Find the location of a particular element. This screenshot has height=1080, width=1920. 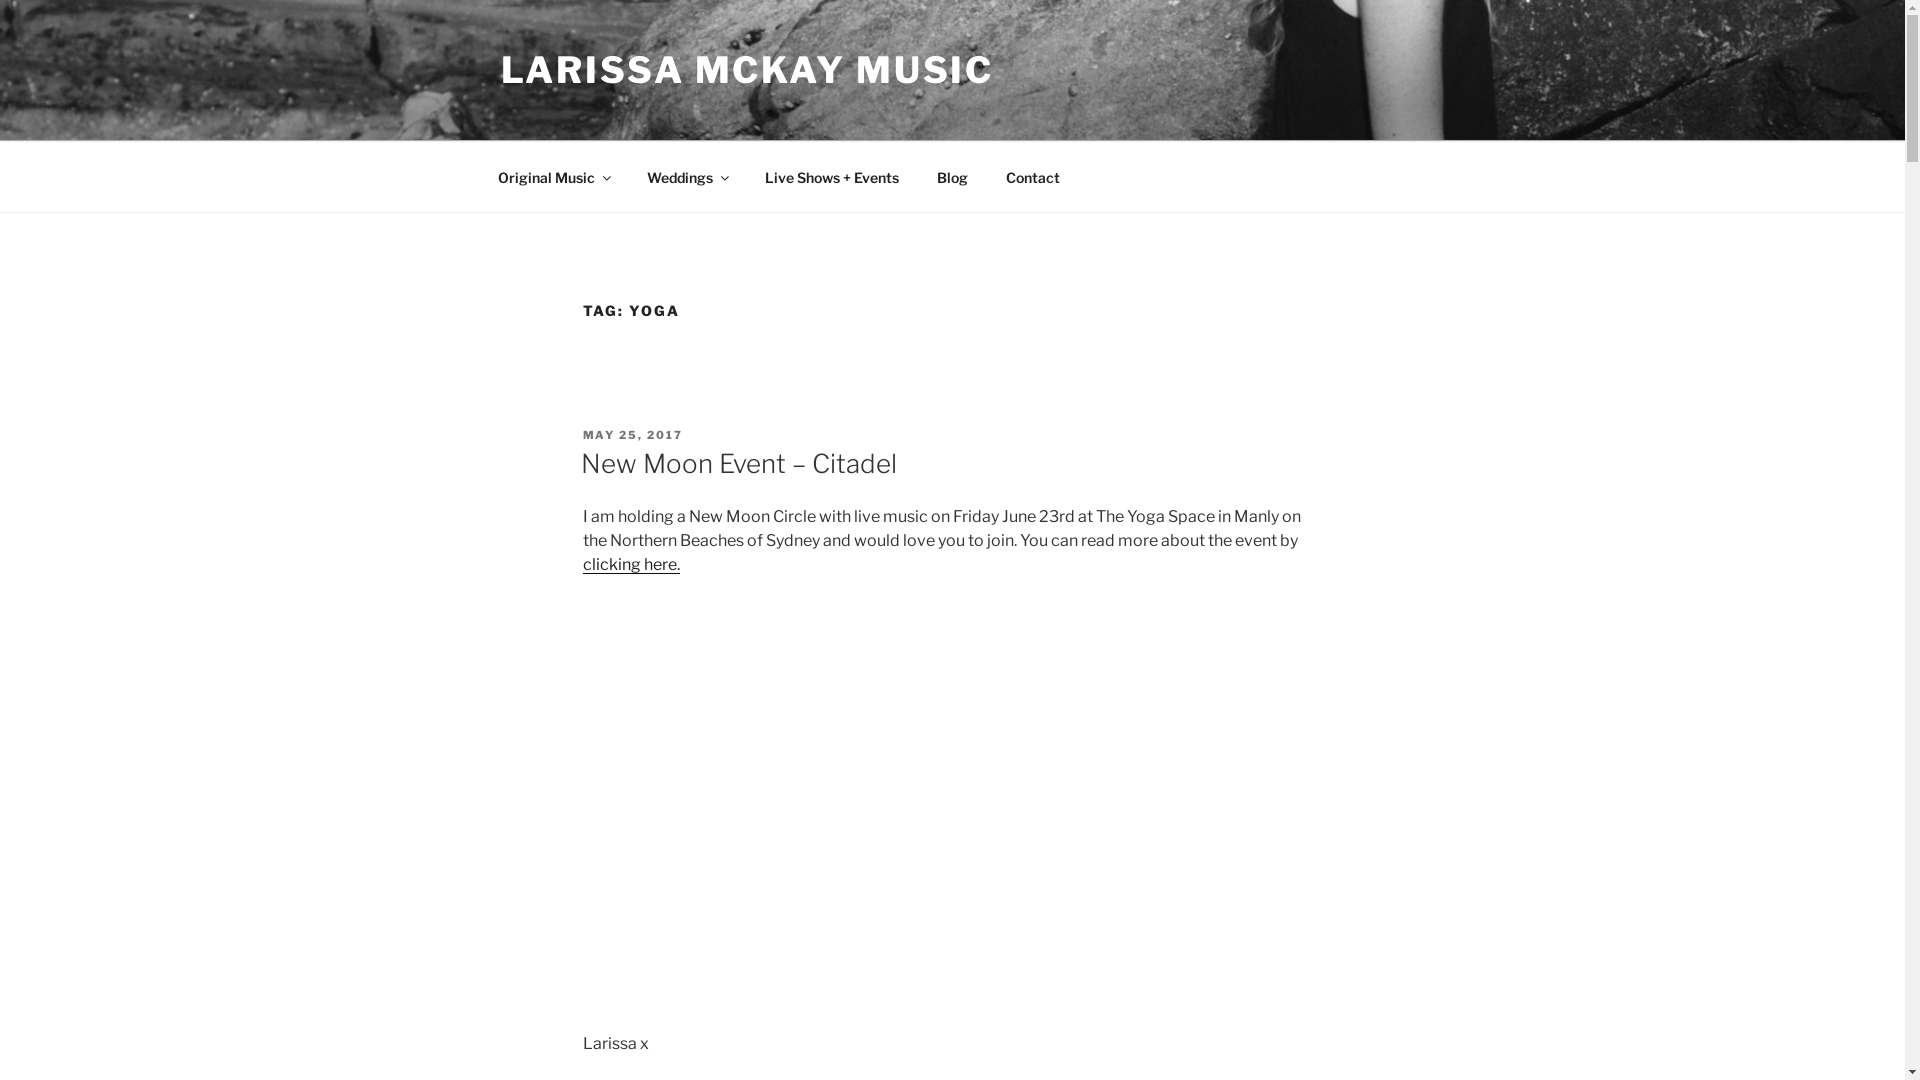

'Original Music' is located at coordinates (552, 175).